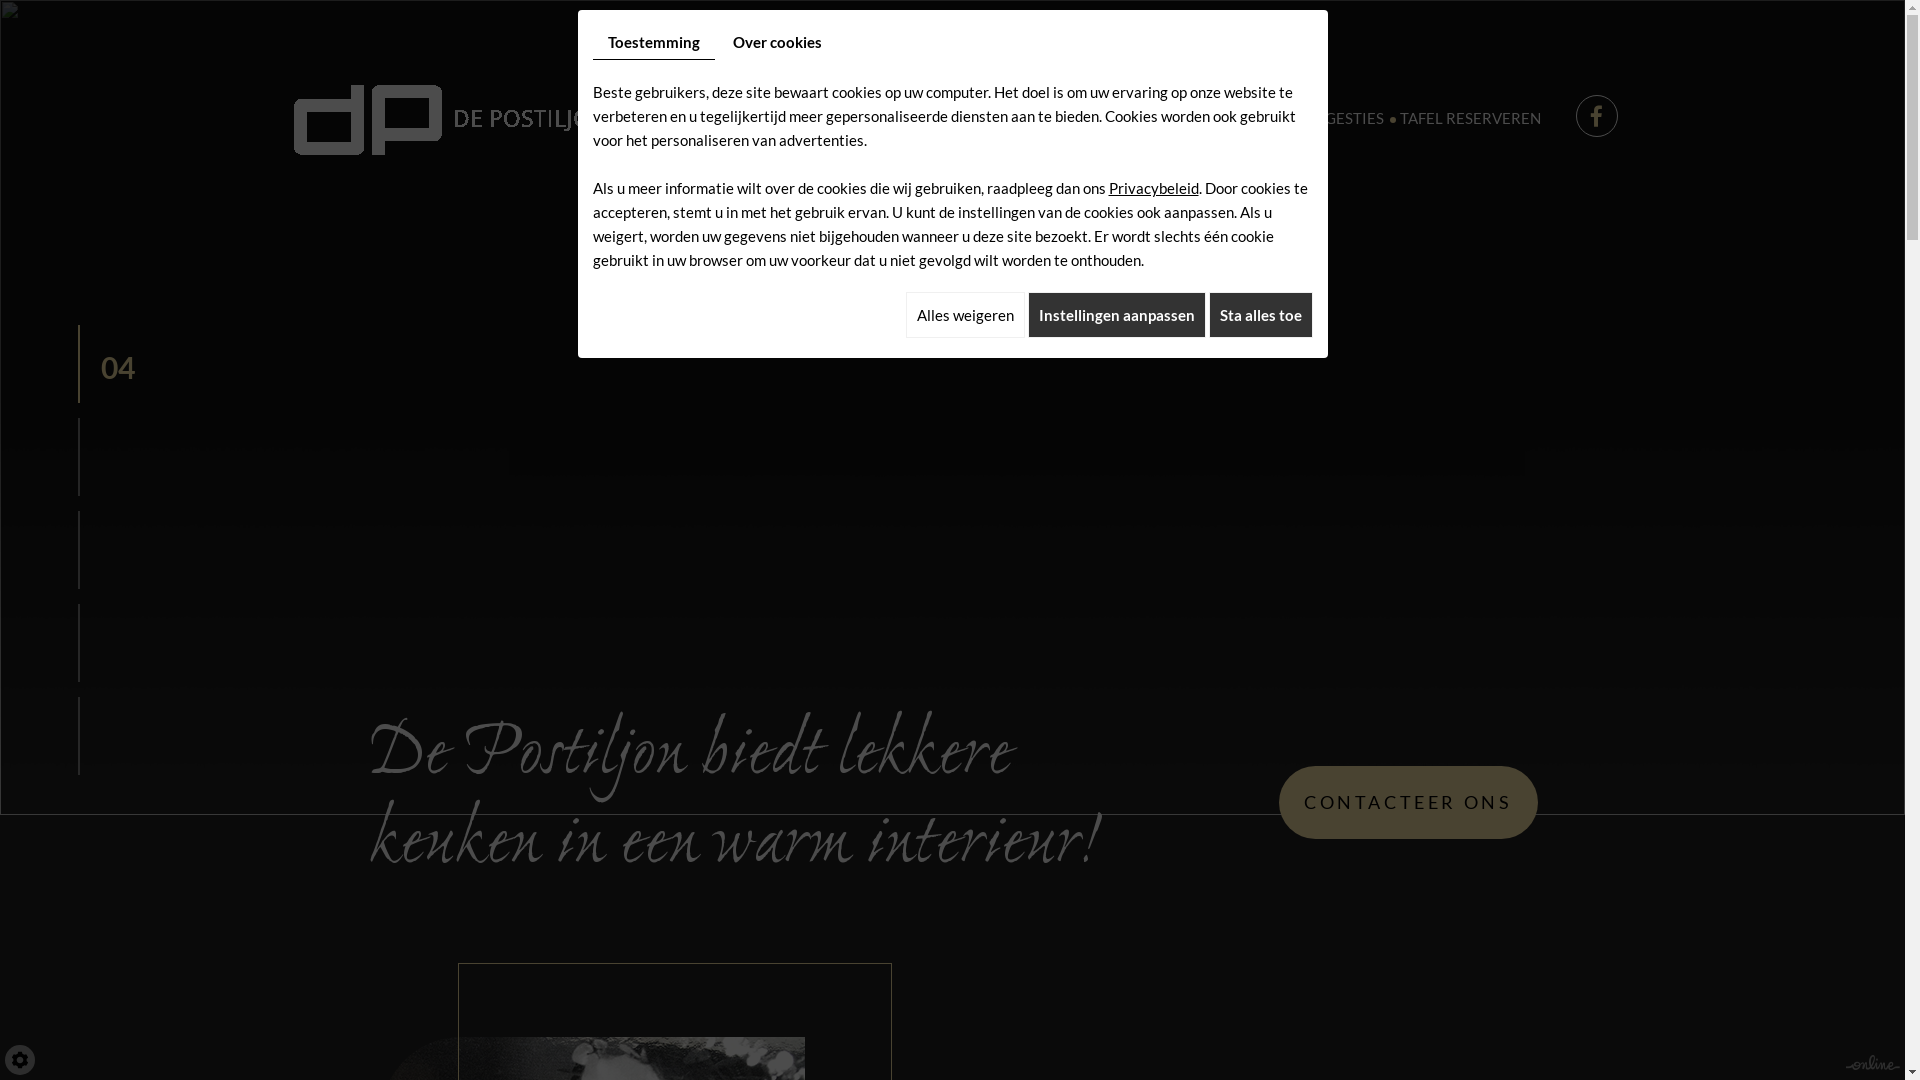 This screenshot has height=1080, width=1920. Describe the element at coordinates (590, 42) in the screenshot. I see `'Toestemming'` at that location.